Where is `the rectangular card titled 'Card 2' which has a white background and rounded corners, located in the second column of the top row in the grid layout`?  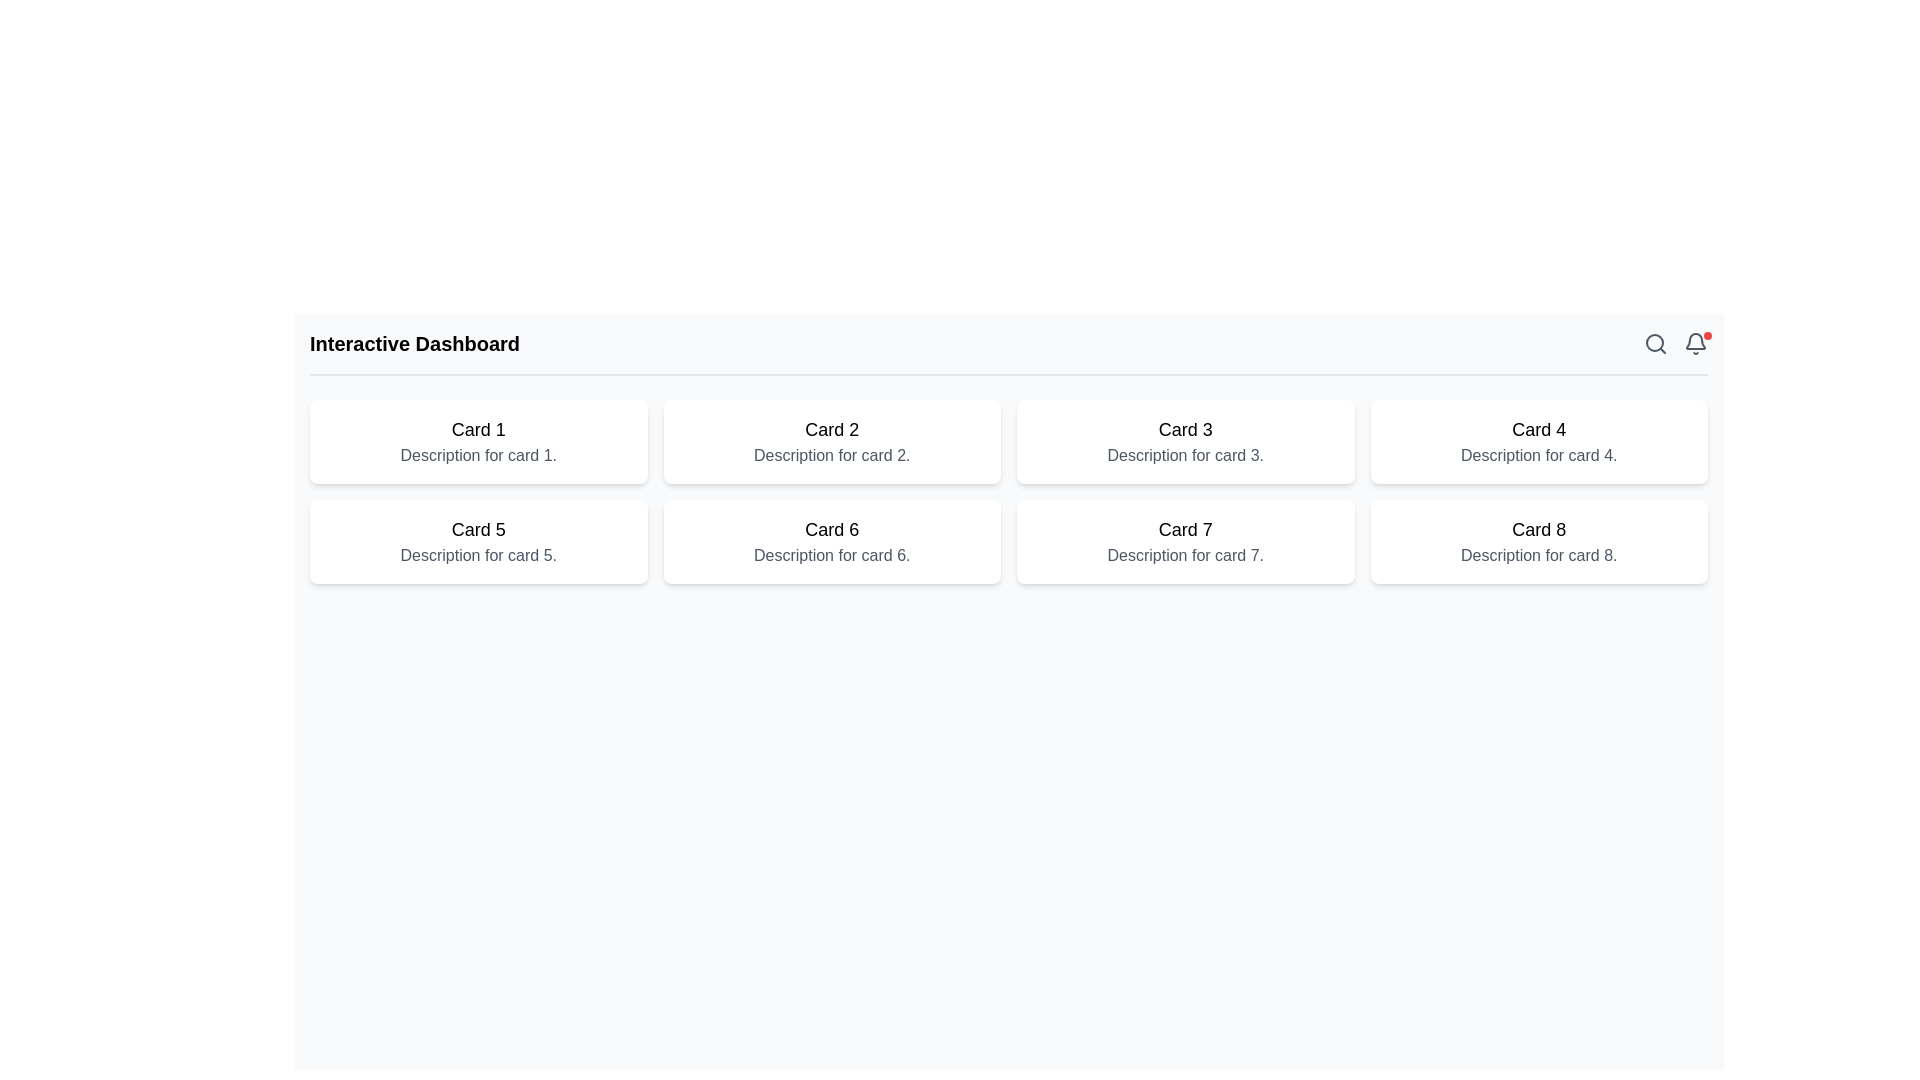
the rectangular card titled 'Card 2' which has a white background and rounded corners, located in the second column of the top row in the grid layout is located at coordinates (832, 441).